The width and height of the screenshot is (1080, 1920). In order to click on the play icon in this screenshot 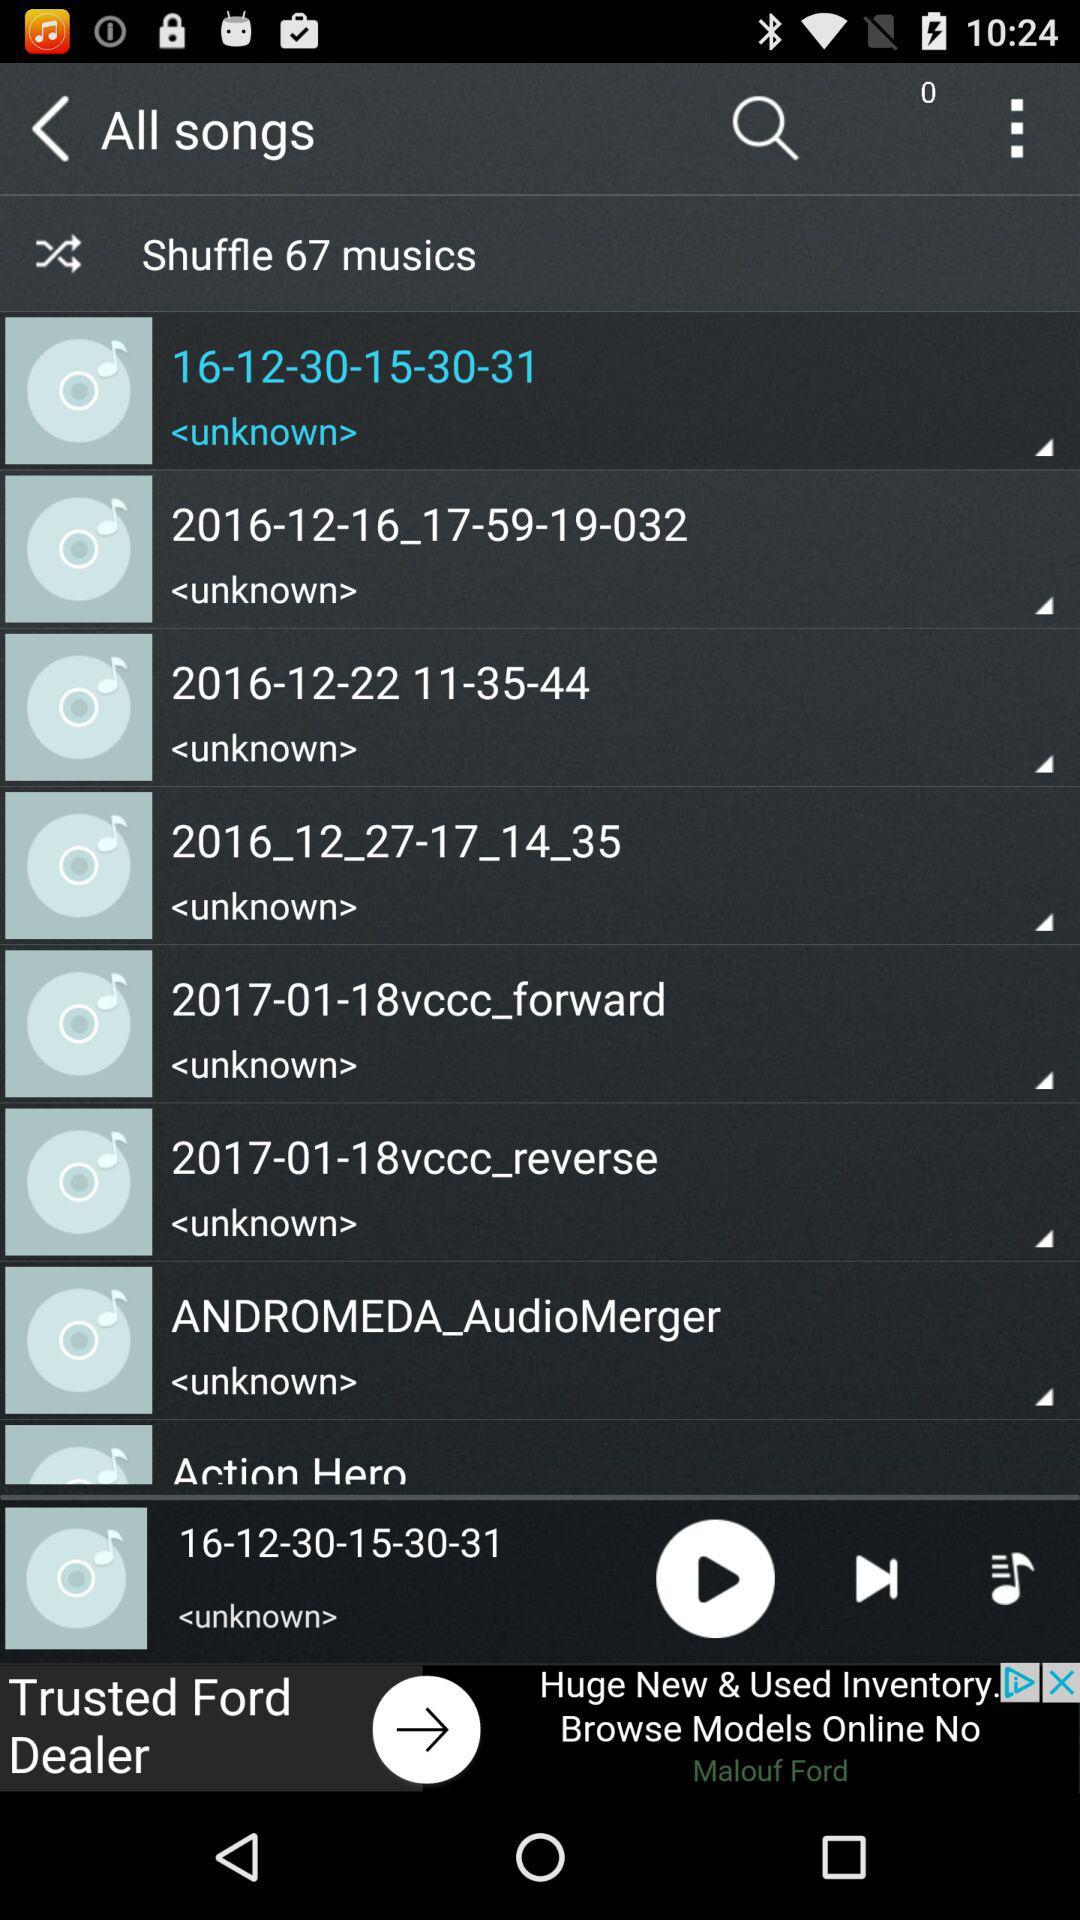, I will do `click(714, 1688)`.